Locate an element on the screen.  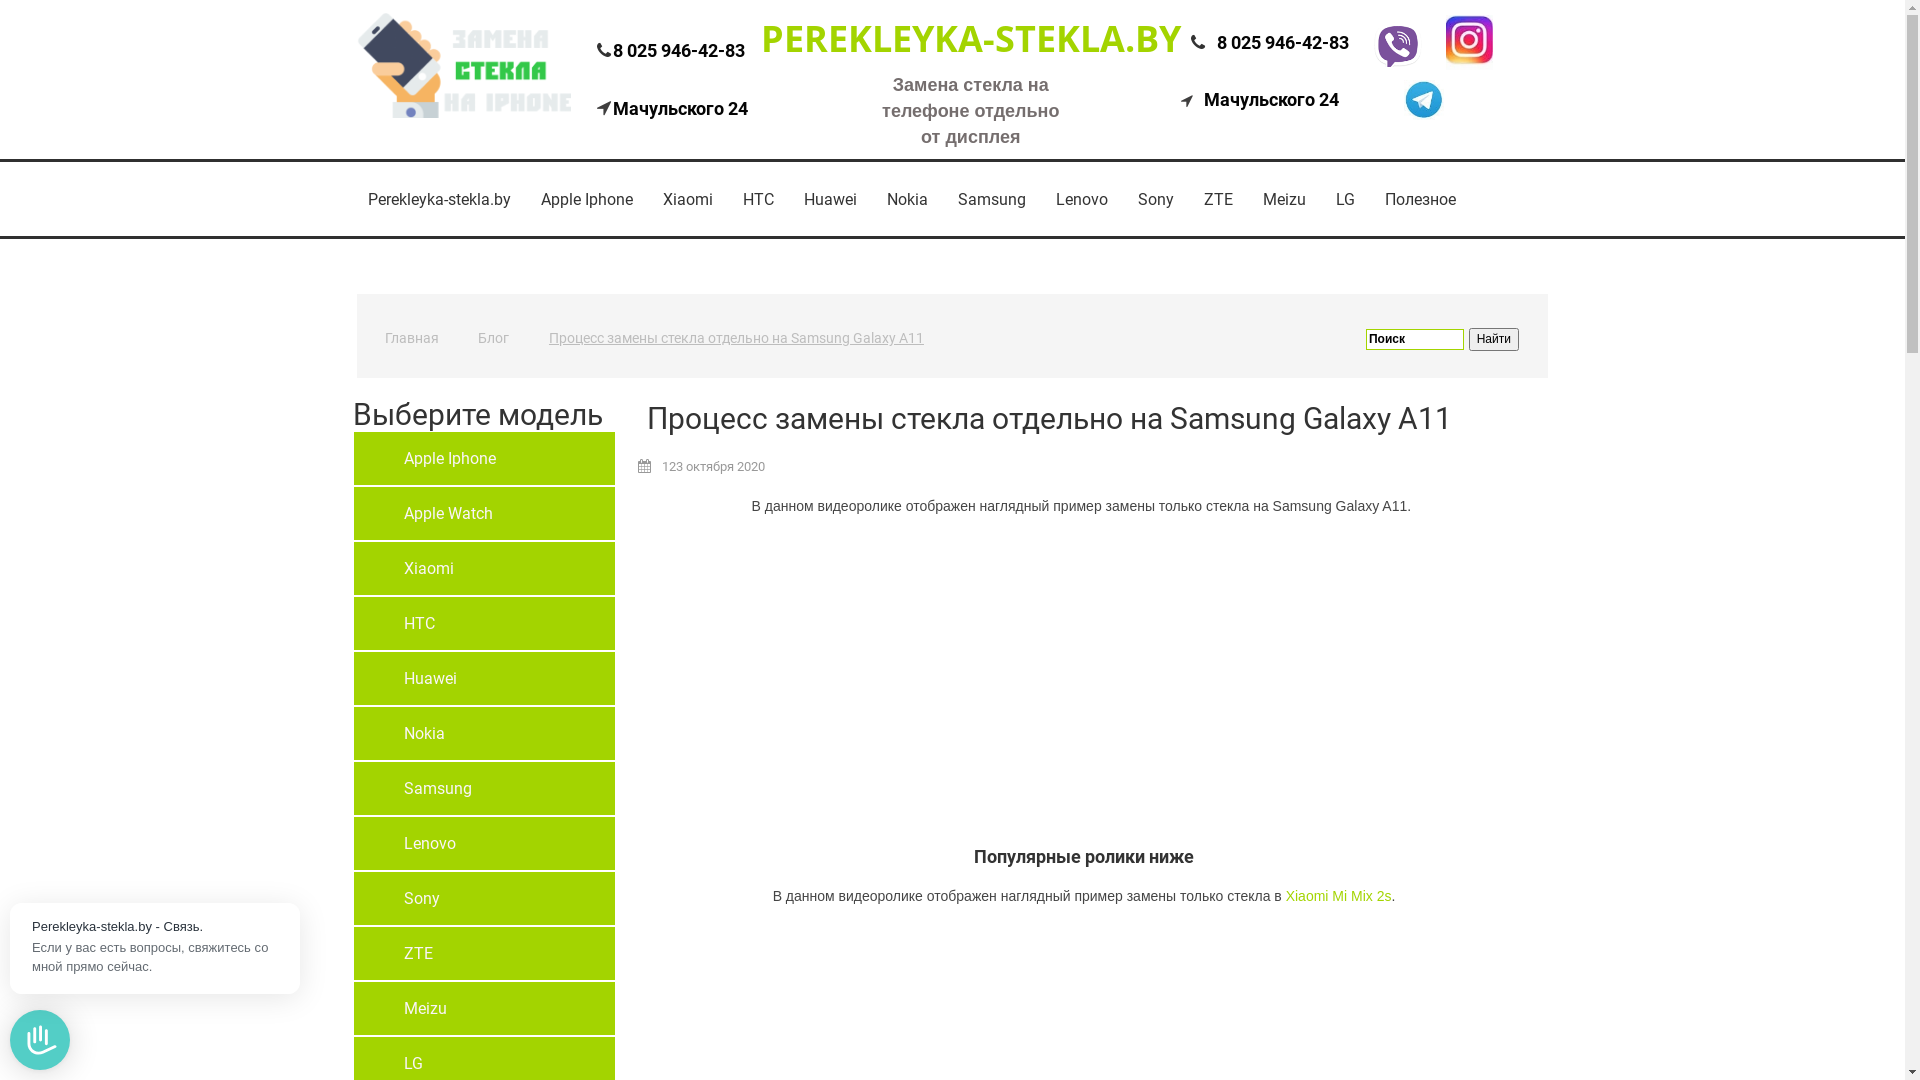
'HTC' is located at coordinates (483, 622).